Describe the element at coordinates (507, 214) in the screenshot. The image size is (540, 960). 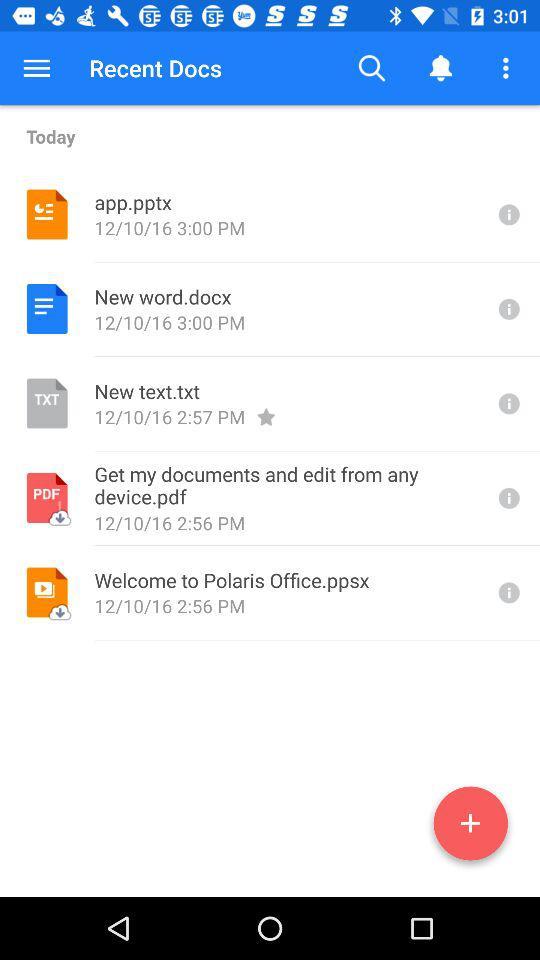
I see `info on app.pptx` at that location.